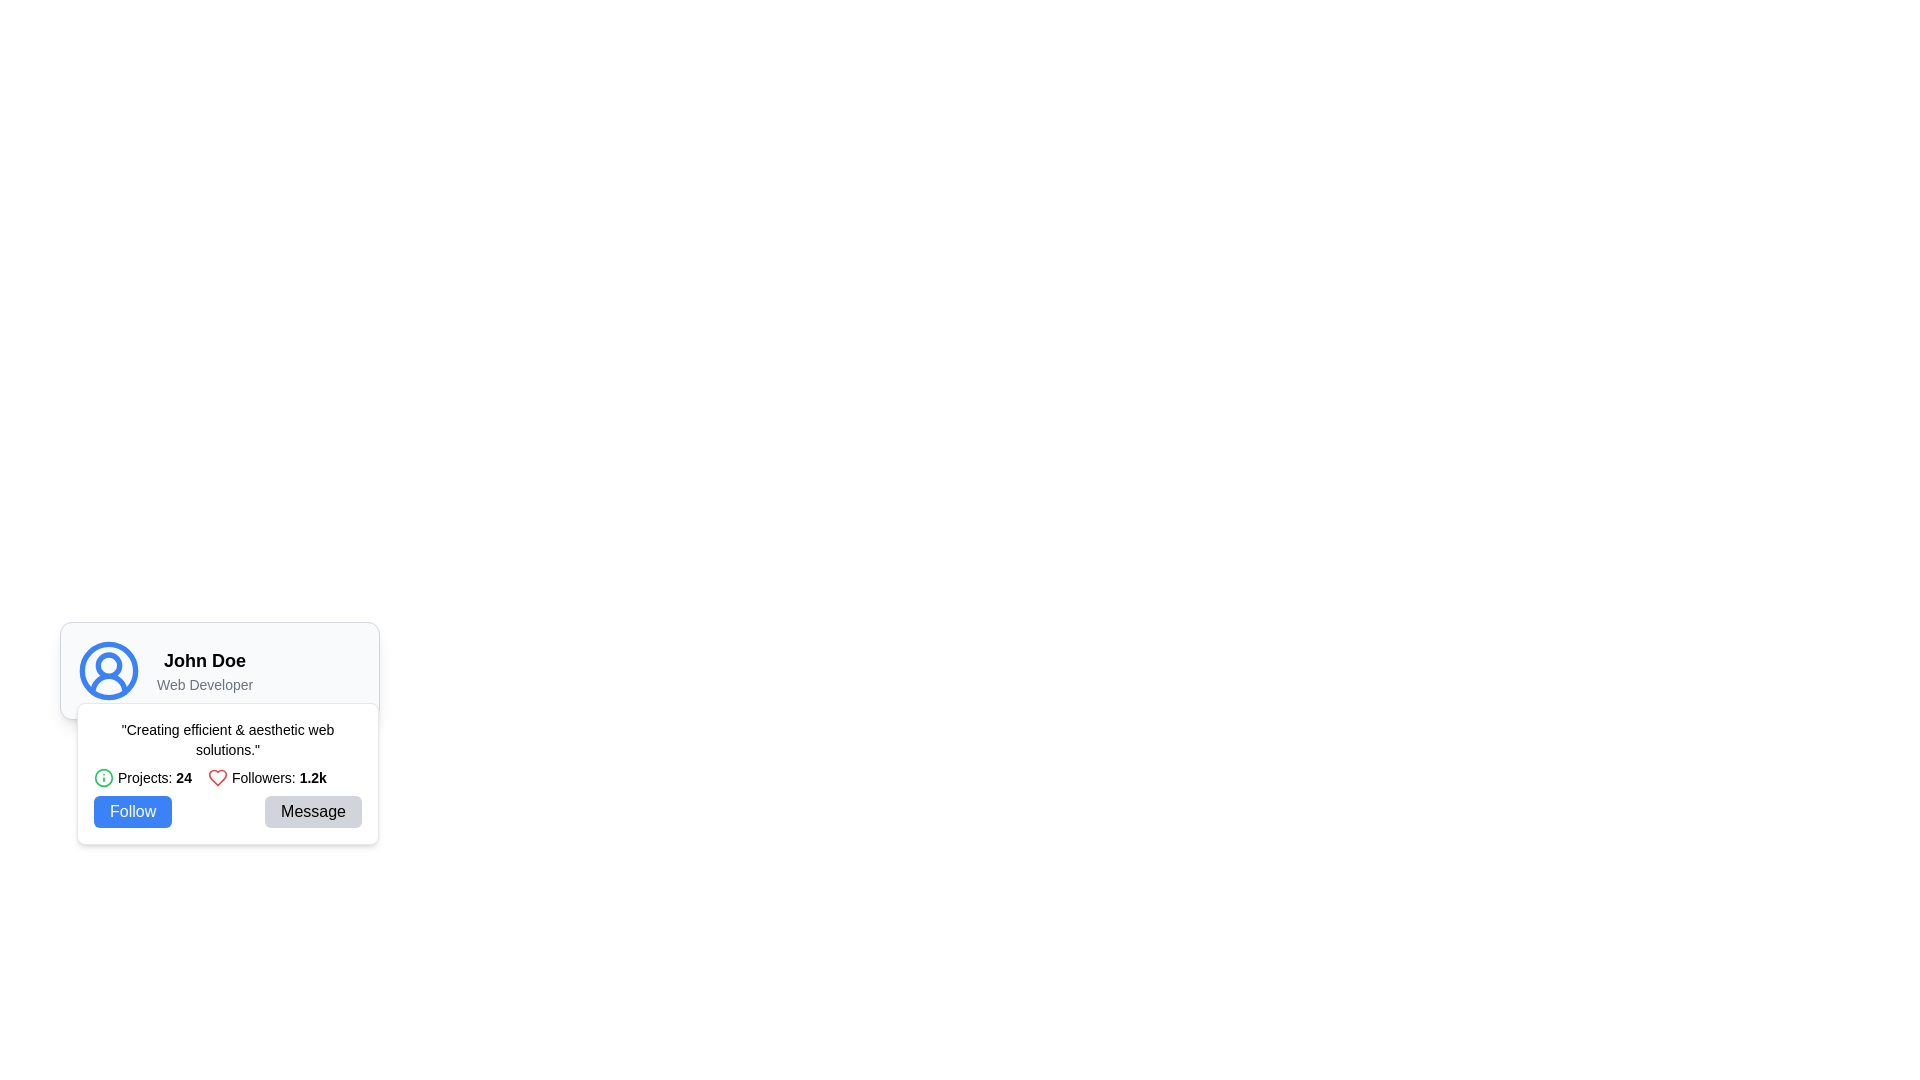 The image size is (1920, 1080). Describe the element at coordinates (227, 773) in the screenshot. I see `the content of the Text Display Box that displays statistics about Projects and Followers, located in the lower section of the user profile card` at that location.